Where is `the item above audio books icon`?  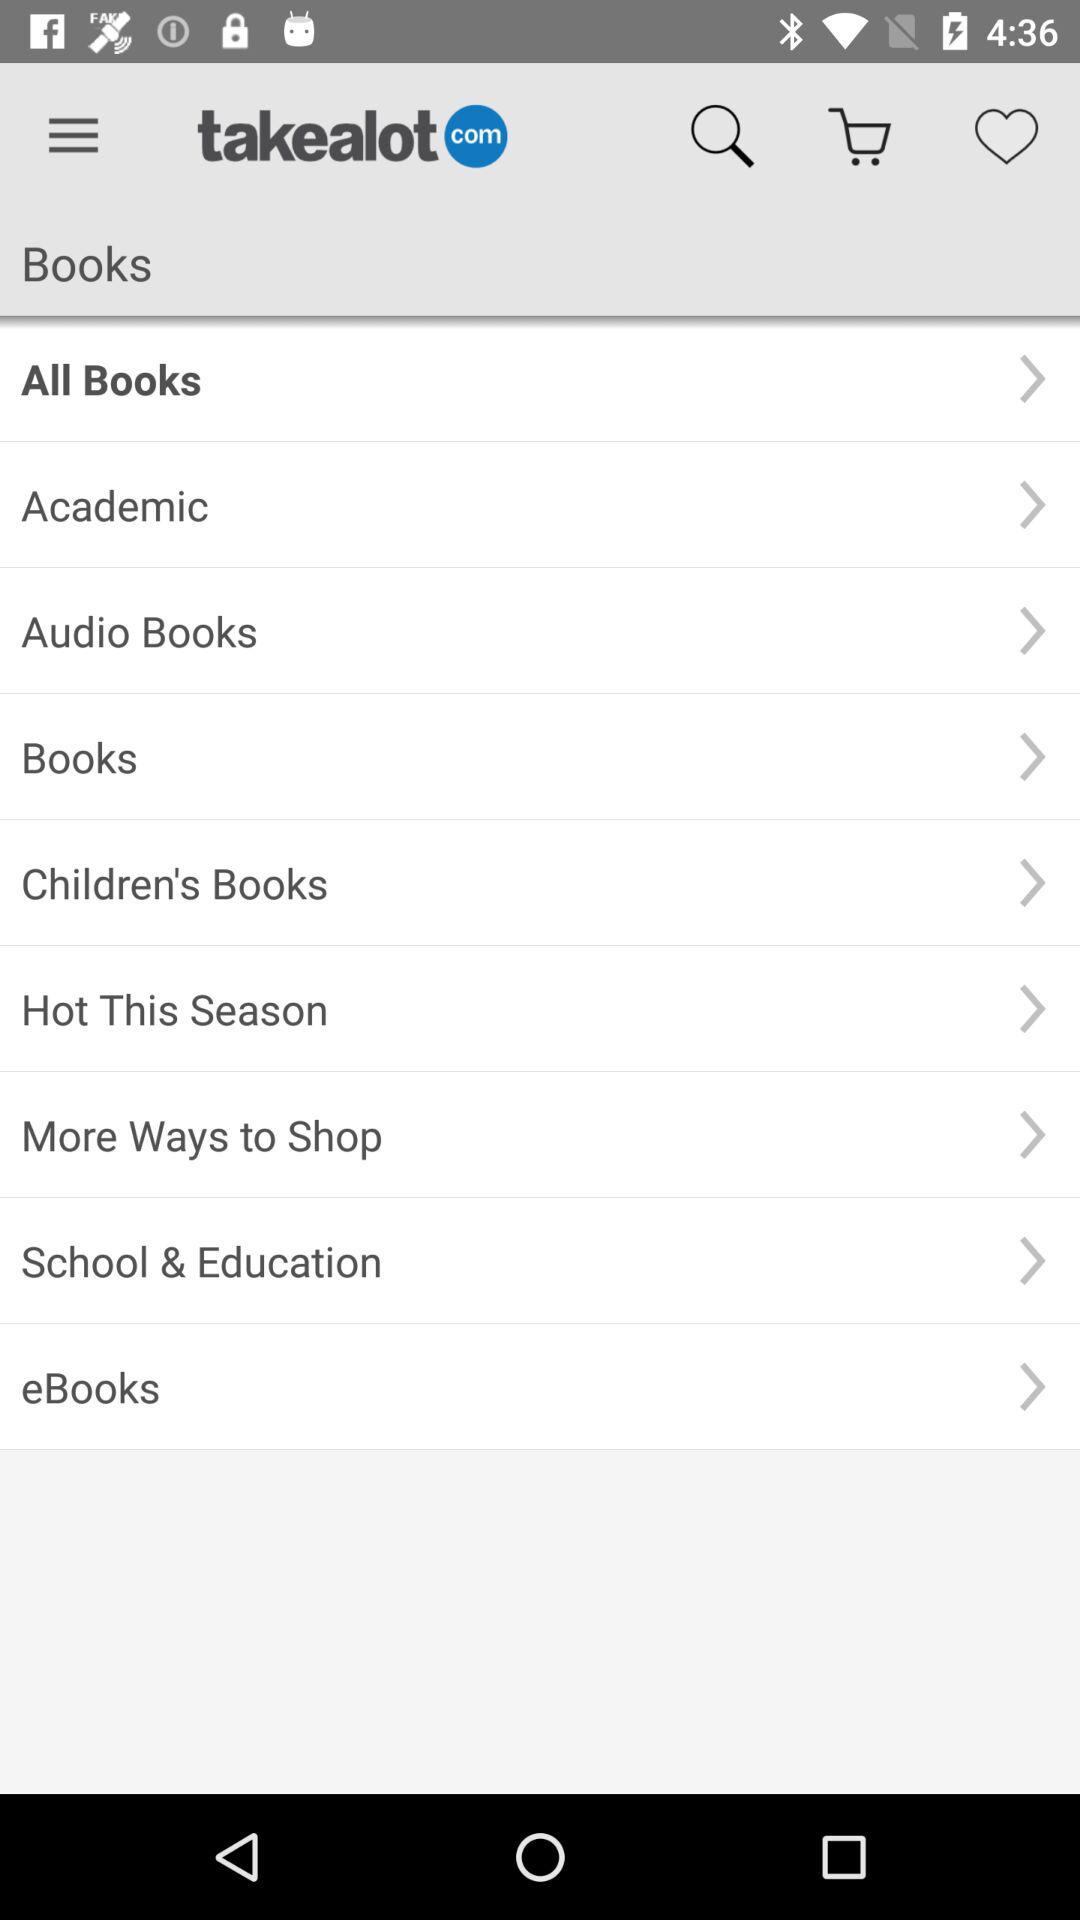
the item above audio books icon is located at coordinates (502, 504).